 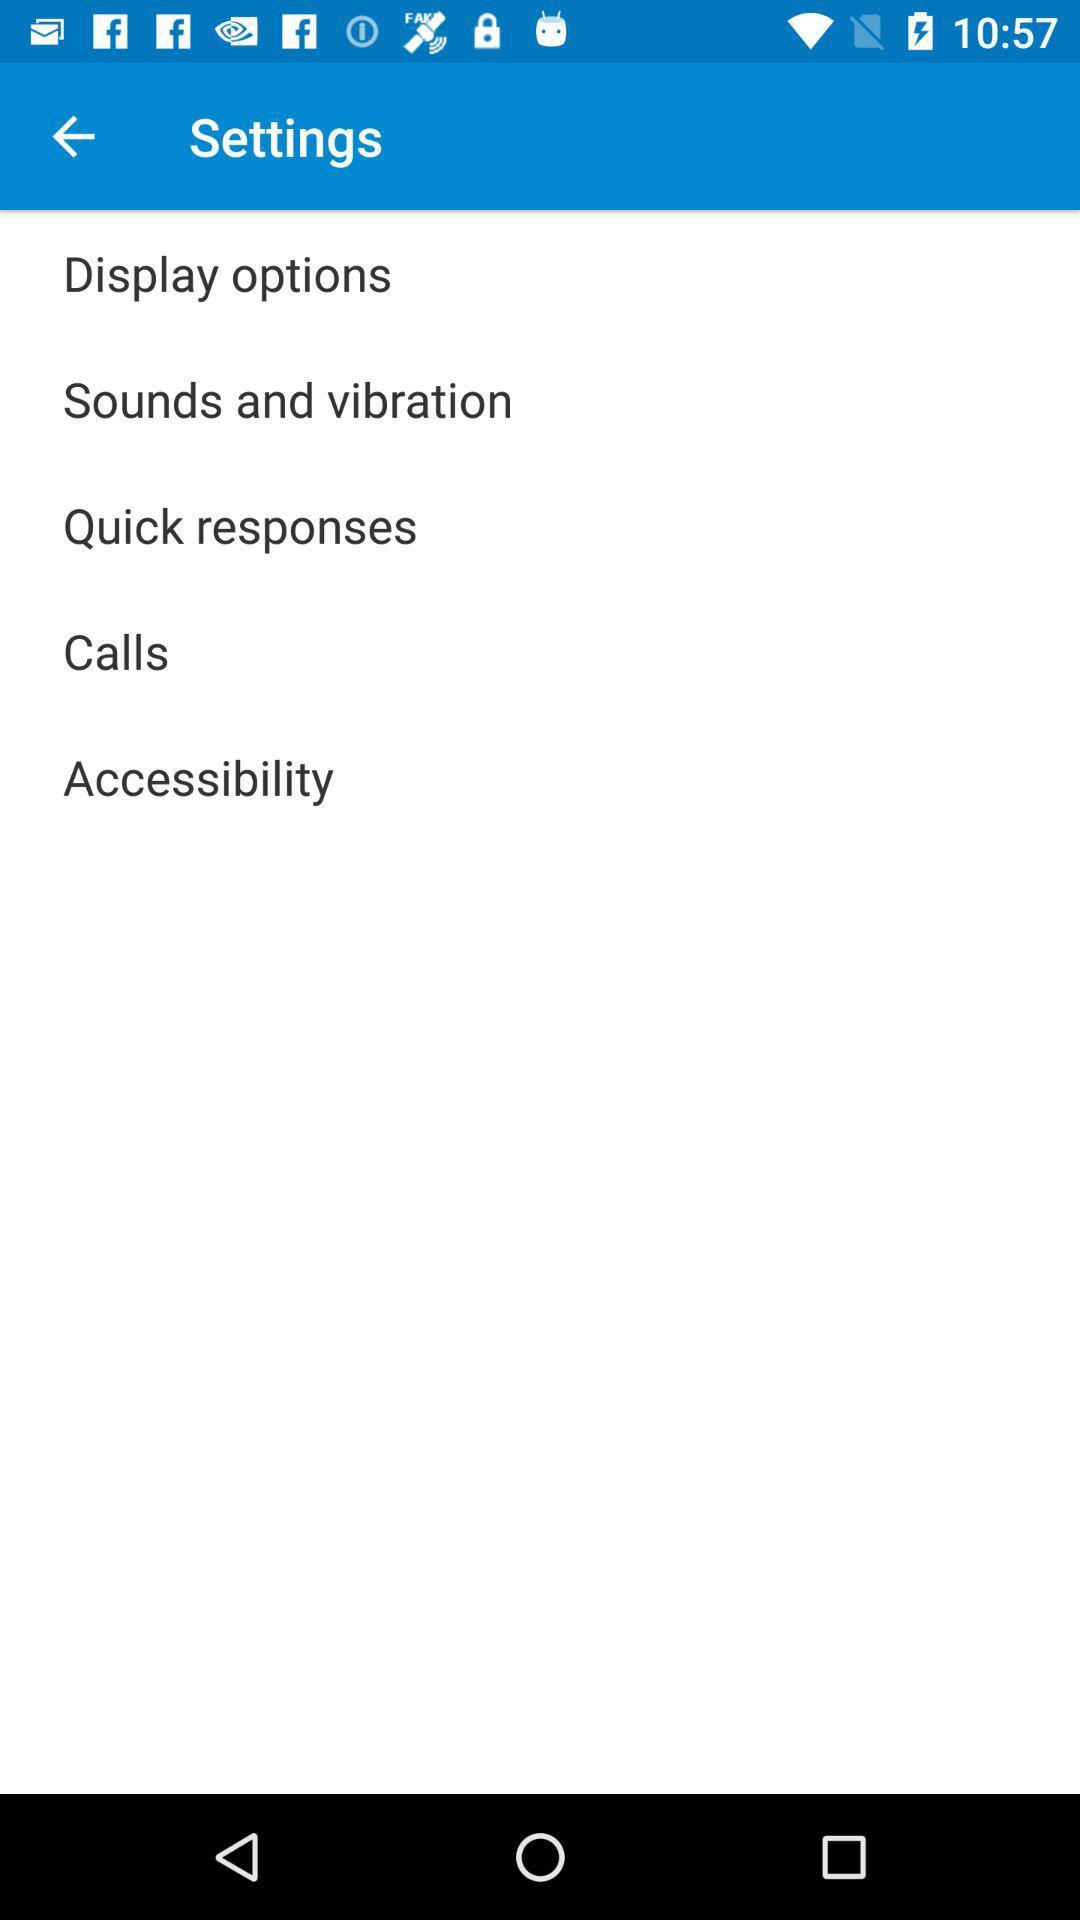 What do you see at coordinates (116, 651) in the screenshot?
I see `the calls app` at bounding box center [116, 651].